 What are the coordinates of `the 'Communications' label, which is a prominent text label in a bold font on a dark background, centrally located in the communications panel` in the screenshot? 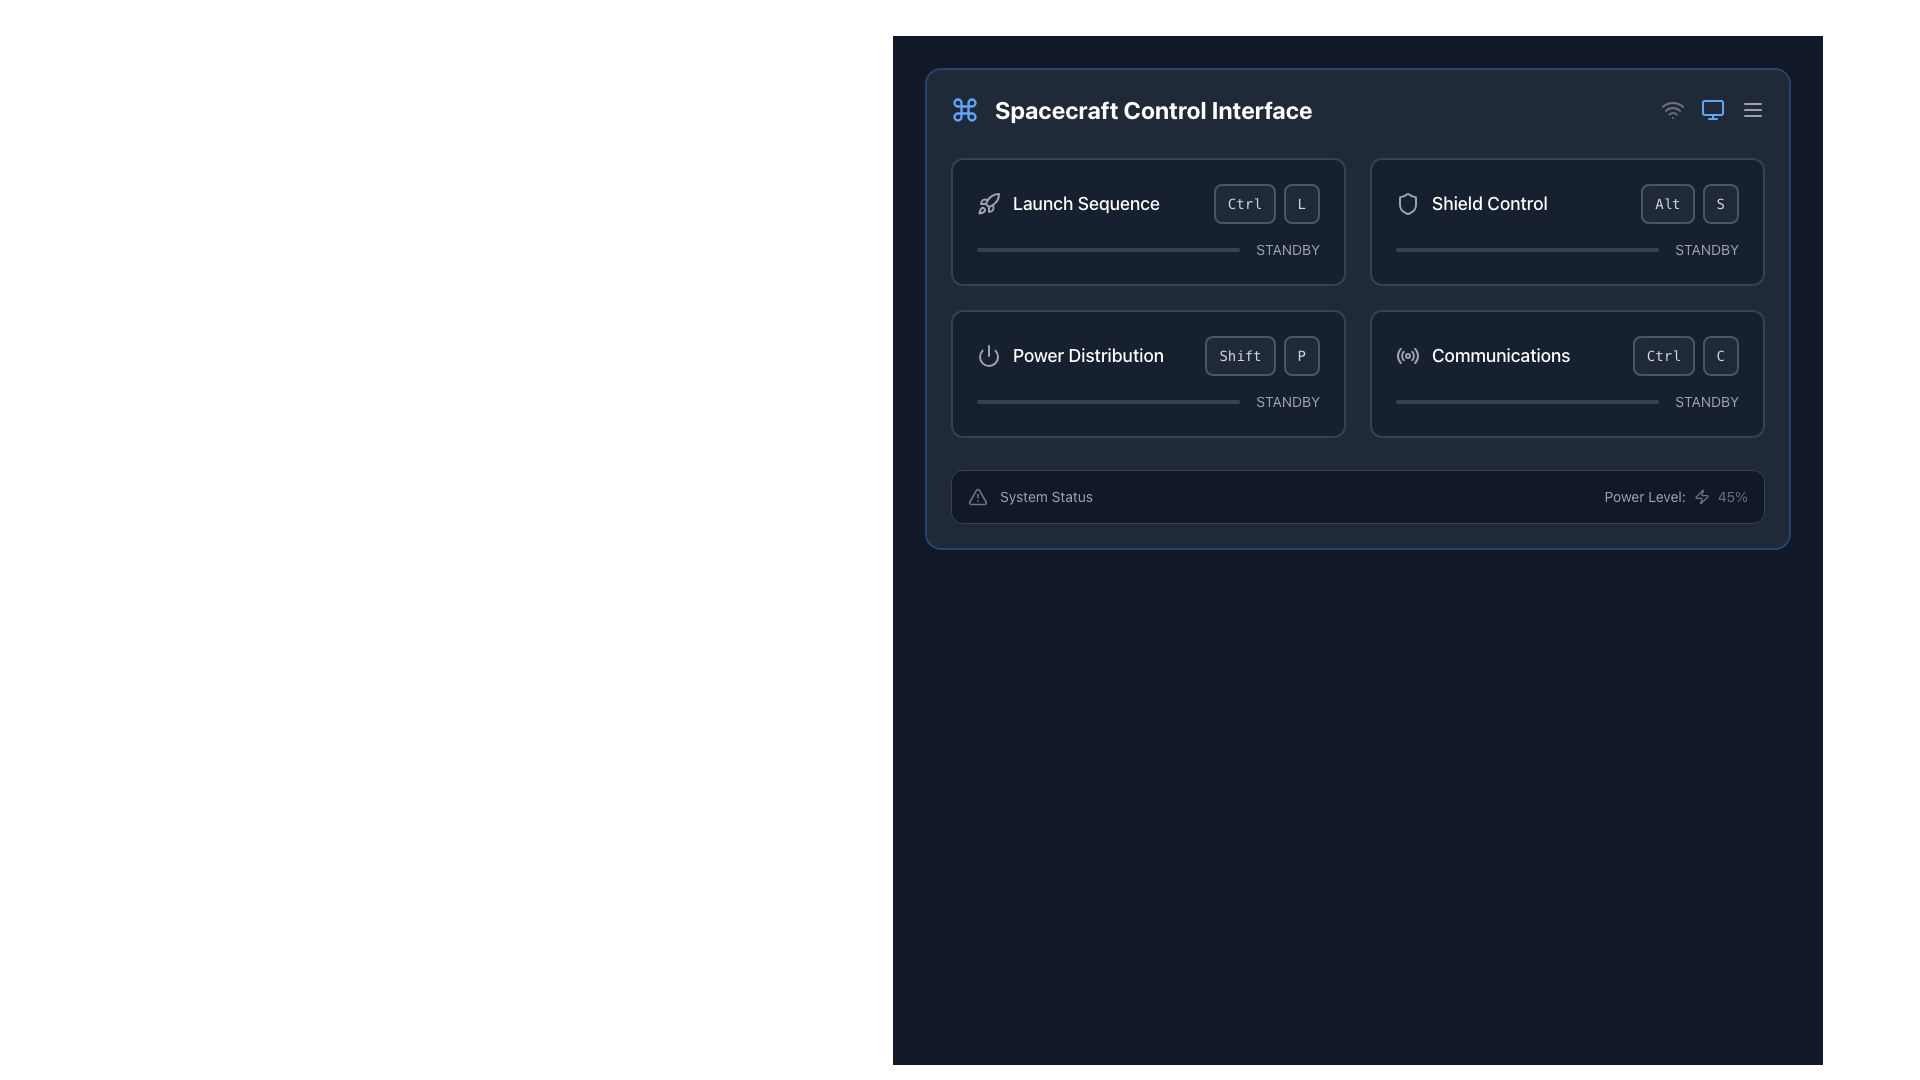 It's located at (1501, 354).